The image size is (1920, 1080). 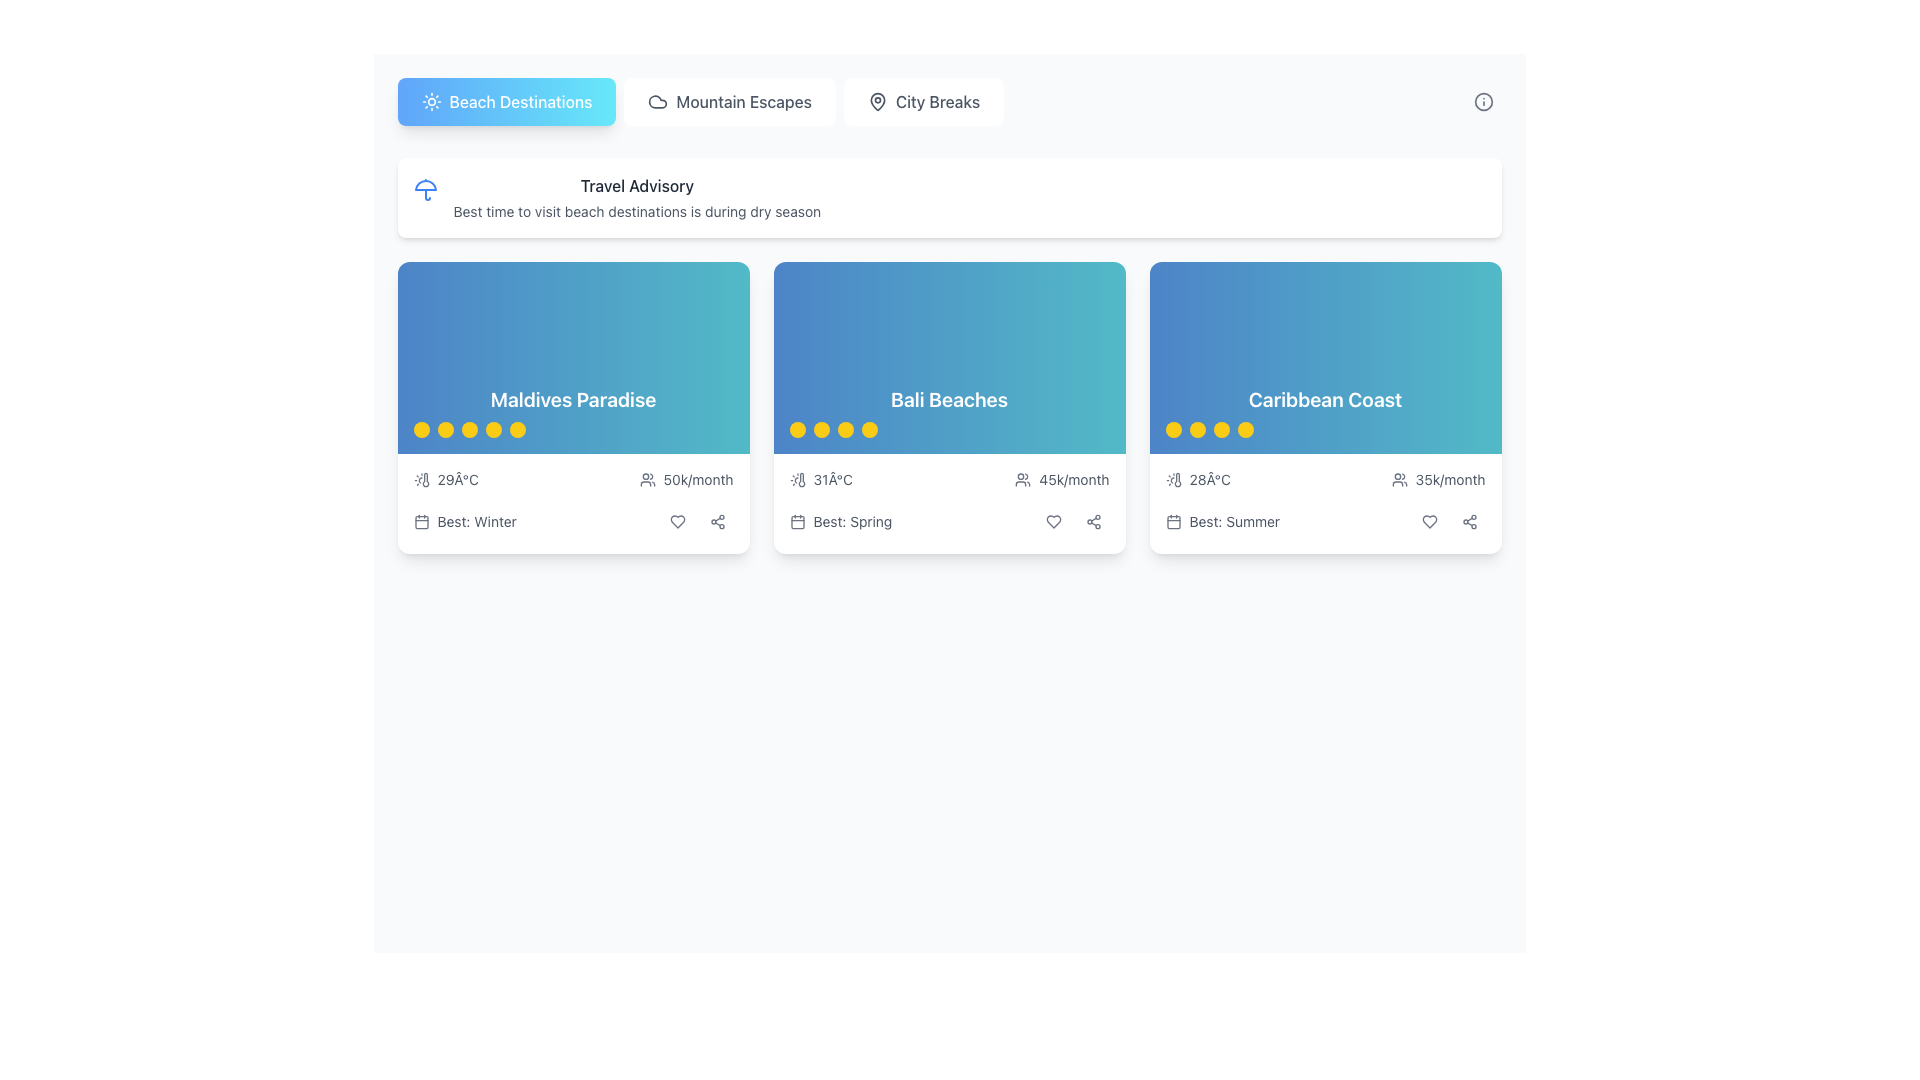 What do you see at coordinates (796, 428) in the screenshot?
I see `the first Rating indicator circle with a yellow background, positioned below the title 'Bali Beaches'` at bounding box center [796, 428].